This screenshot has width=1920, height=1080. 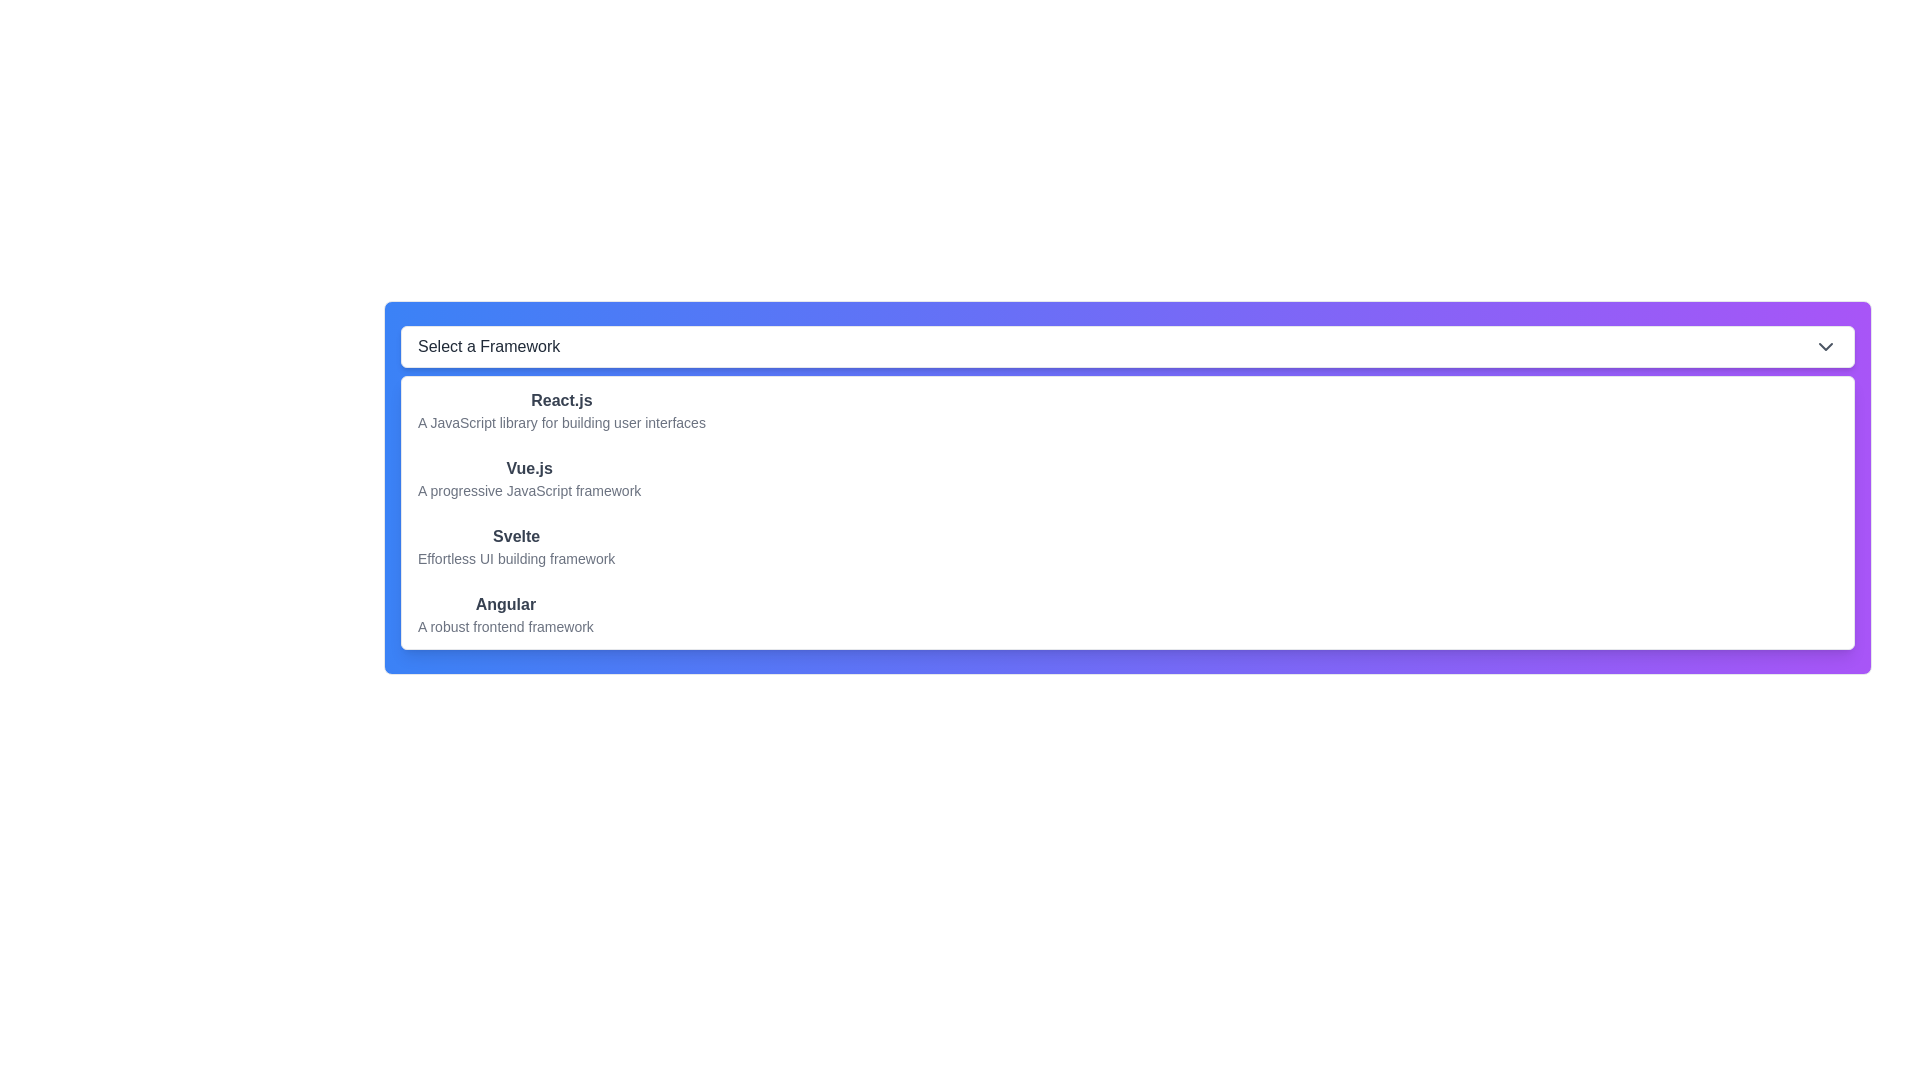 What do you see at coordinates (560, 410) in the screenshot?
I see `the first list item labeled 'React.js' in the dropdown titled 'Select a Framework'` at bounding box center [560, 410].